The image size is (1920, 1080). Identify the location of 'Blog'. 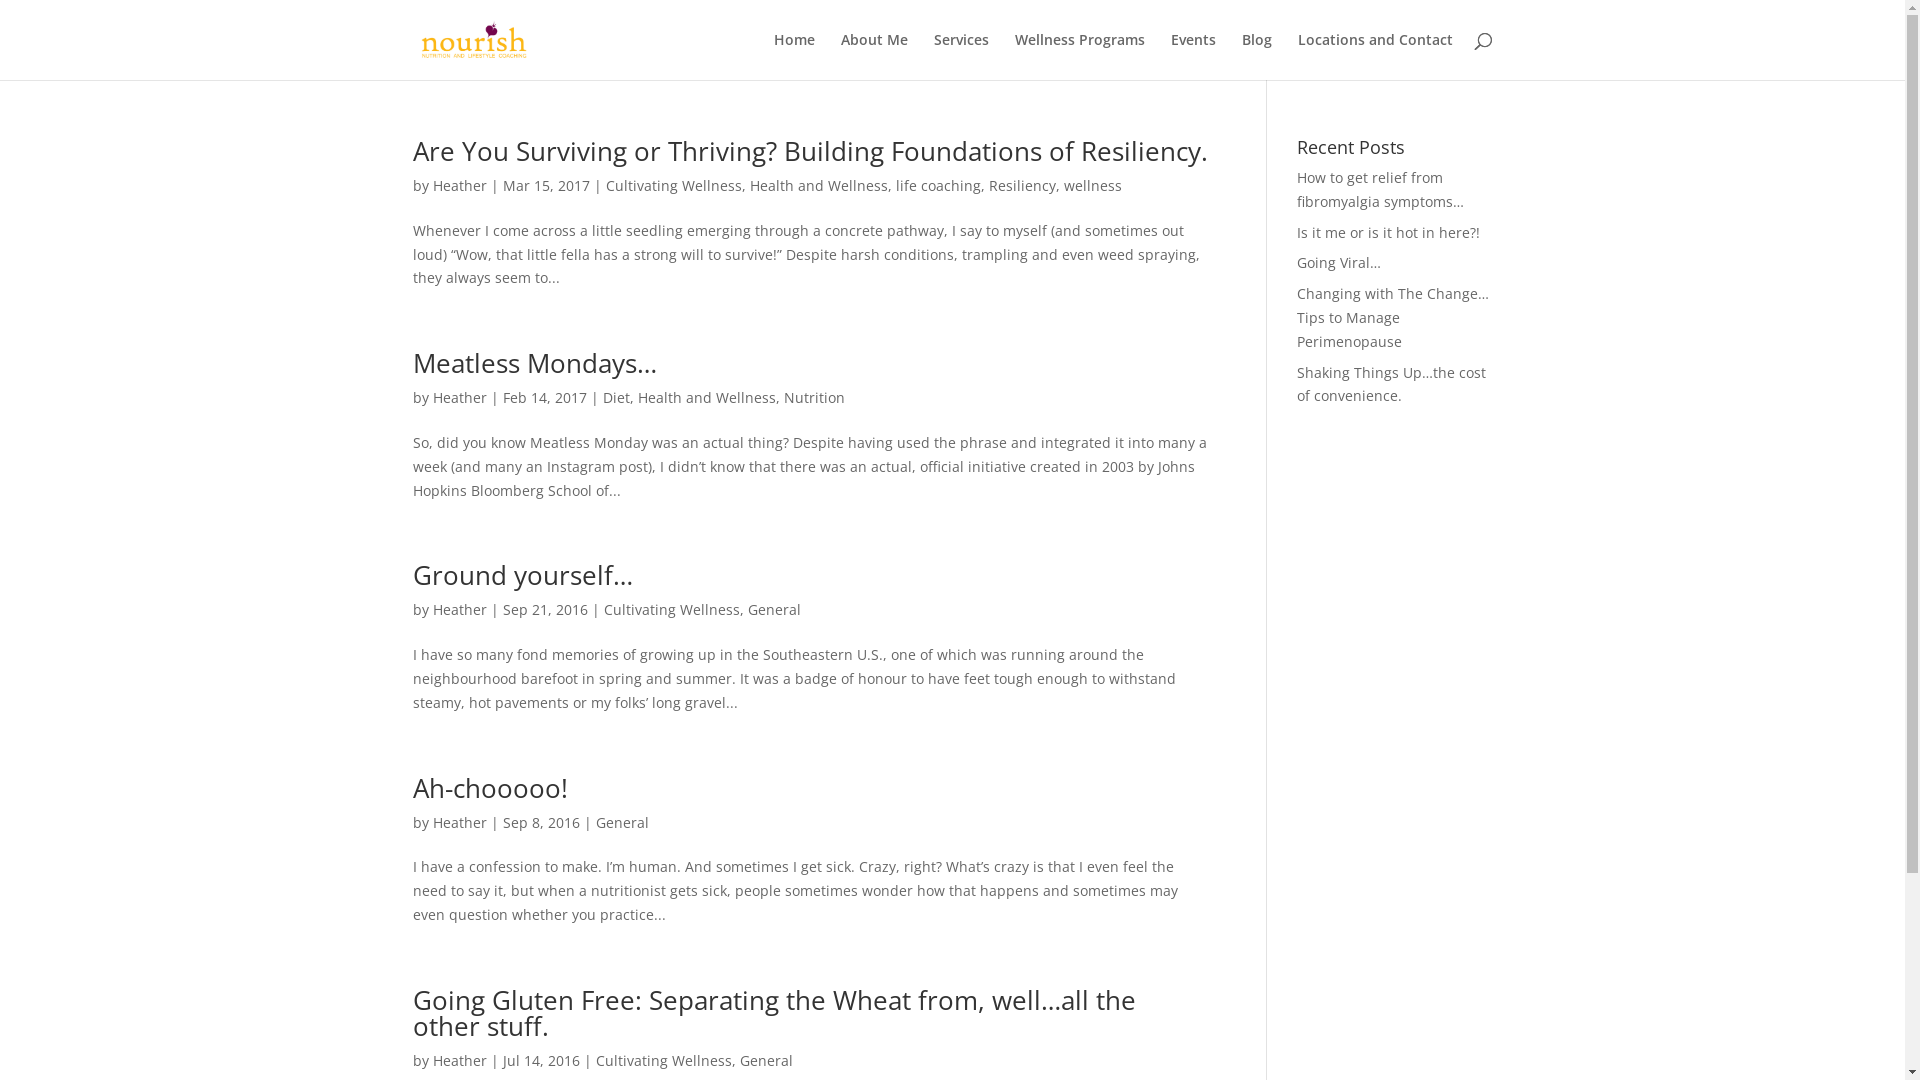
(1256, 55).